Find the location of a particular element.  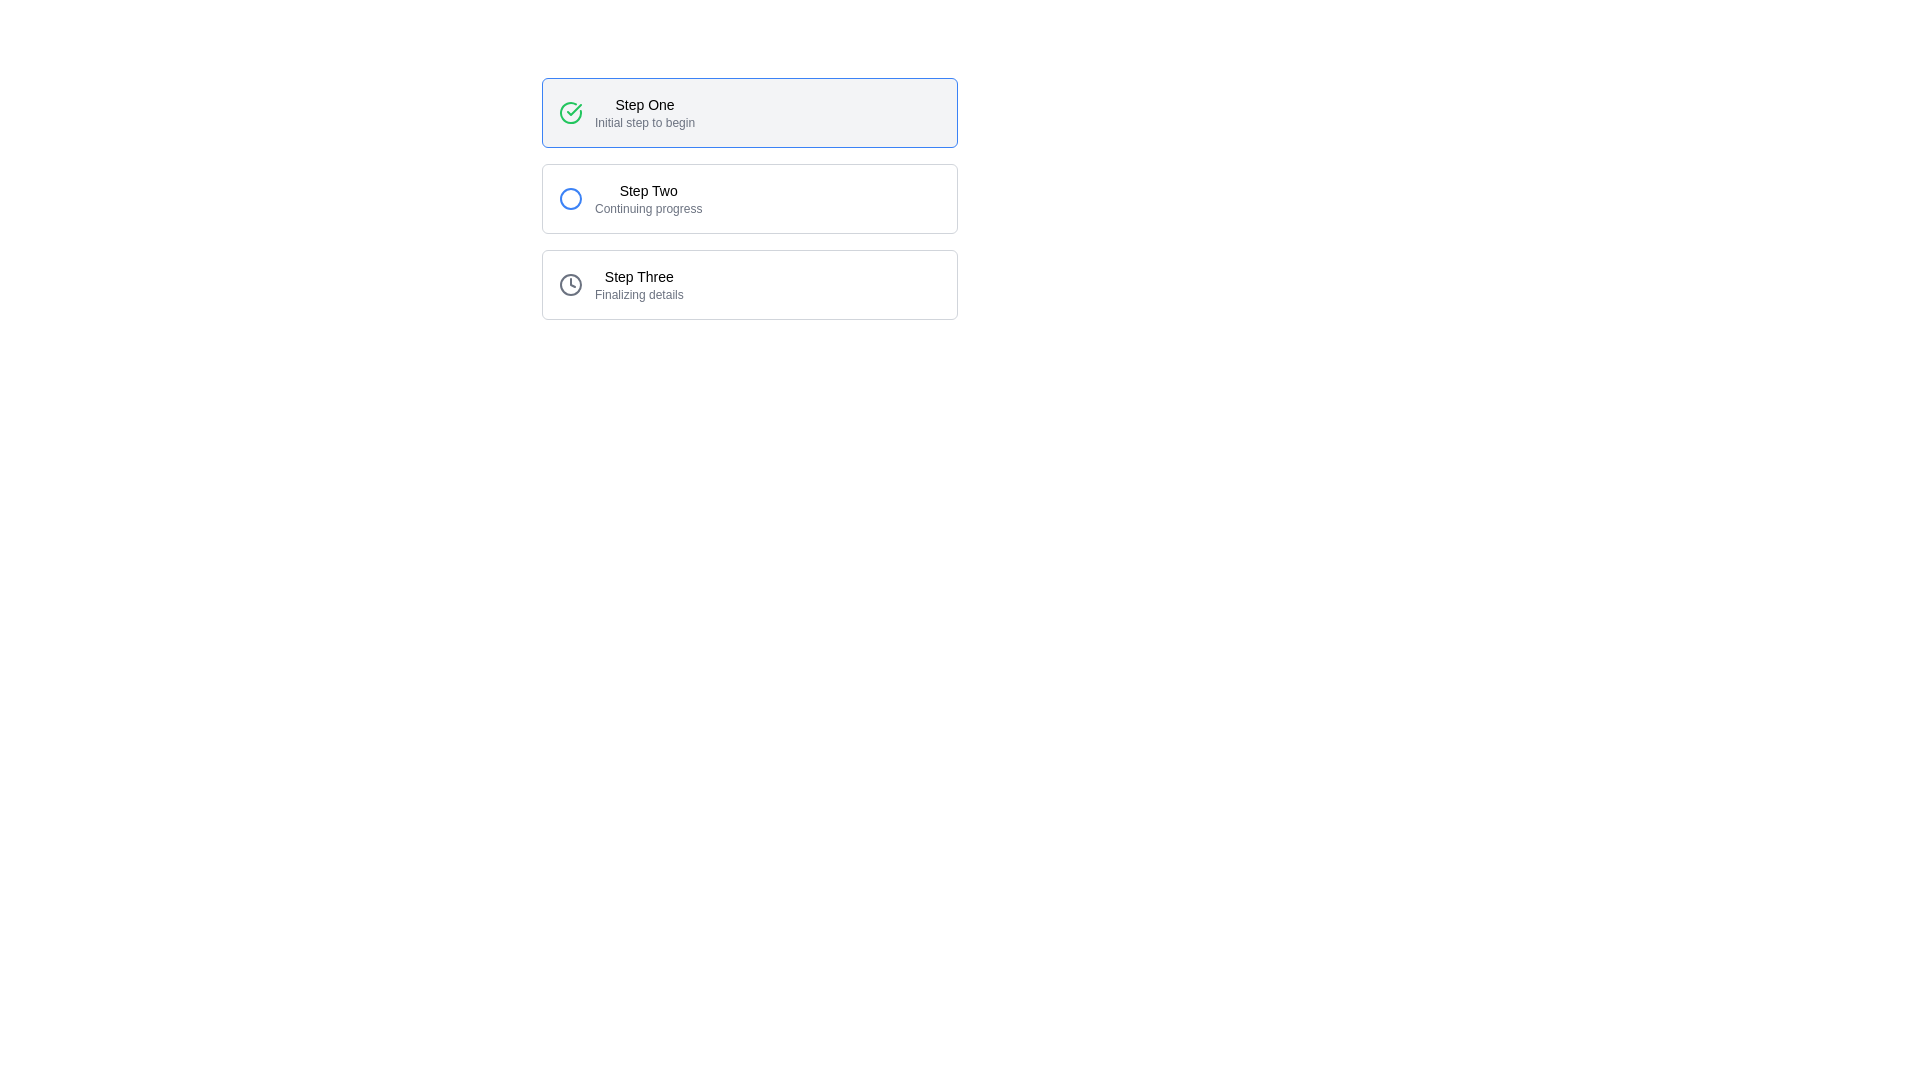

the progress indicator with labeled steps located centrally in the display to interact with individual steps is located at coordinates (748, 199).